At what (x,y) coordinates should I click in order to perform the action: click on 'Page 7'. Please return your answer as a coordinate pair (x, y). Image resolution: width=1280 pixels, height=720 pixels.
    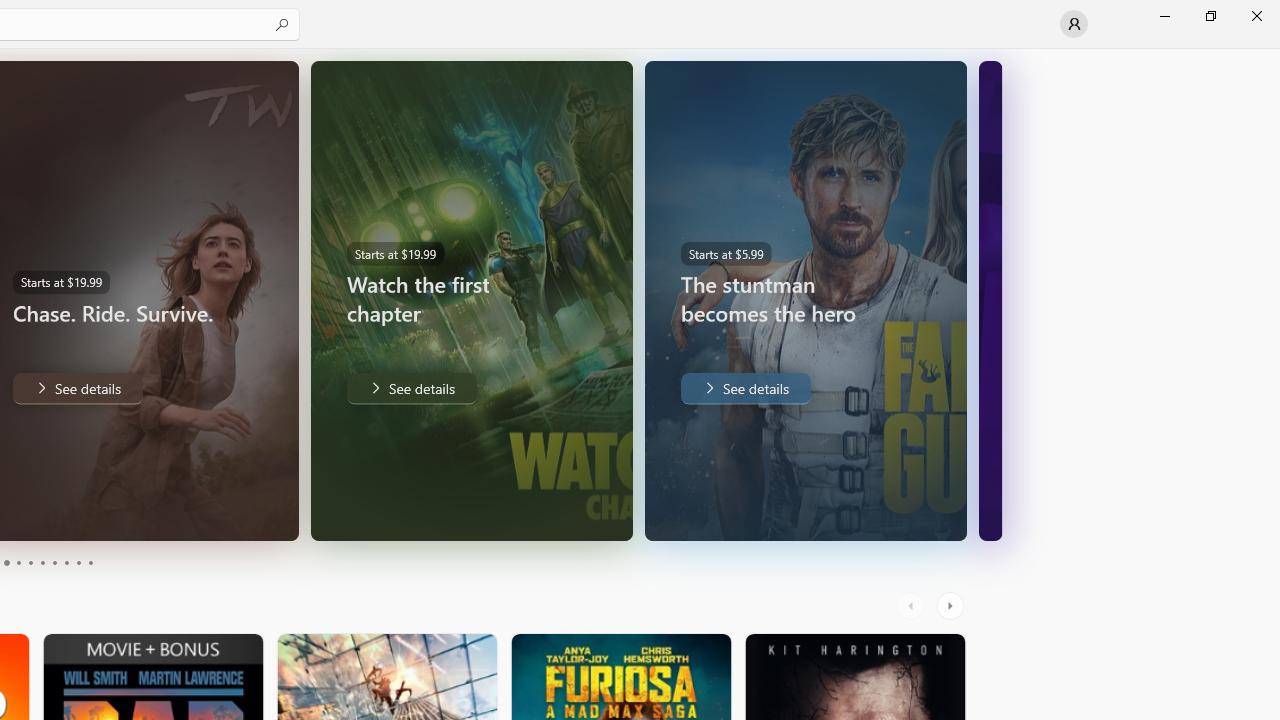
    Looking at the image, I should click on (54, 563).